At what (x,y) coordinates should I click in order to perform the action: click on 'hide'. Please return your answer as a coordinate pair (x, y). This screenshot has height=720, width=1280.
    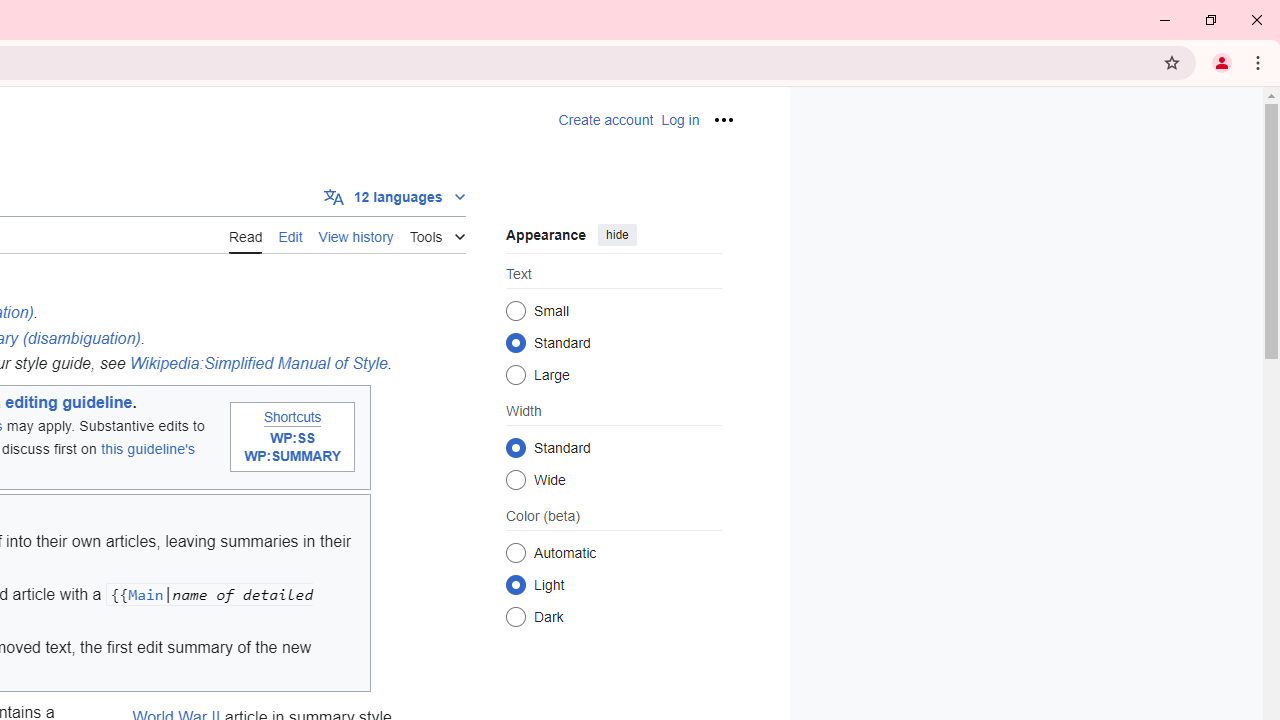
    Looking at the image, I should click on (615, 233).